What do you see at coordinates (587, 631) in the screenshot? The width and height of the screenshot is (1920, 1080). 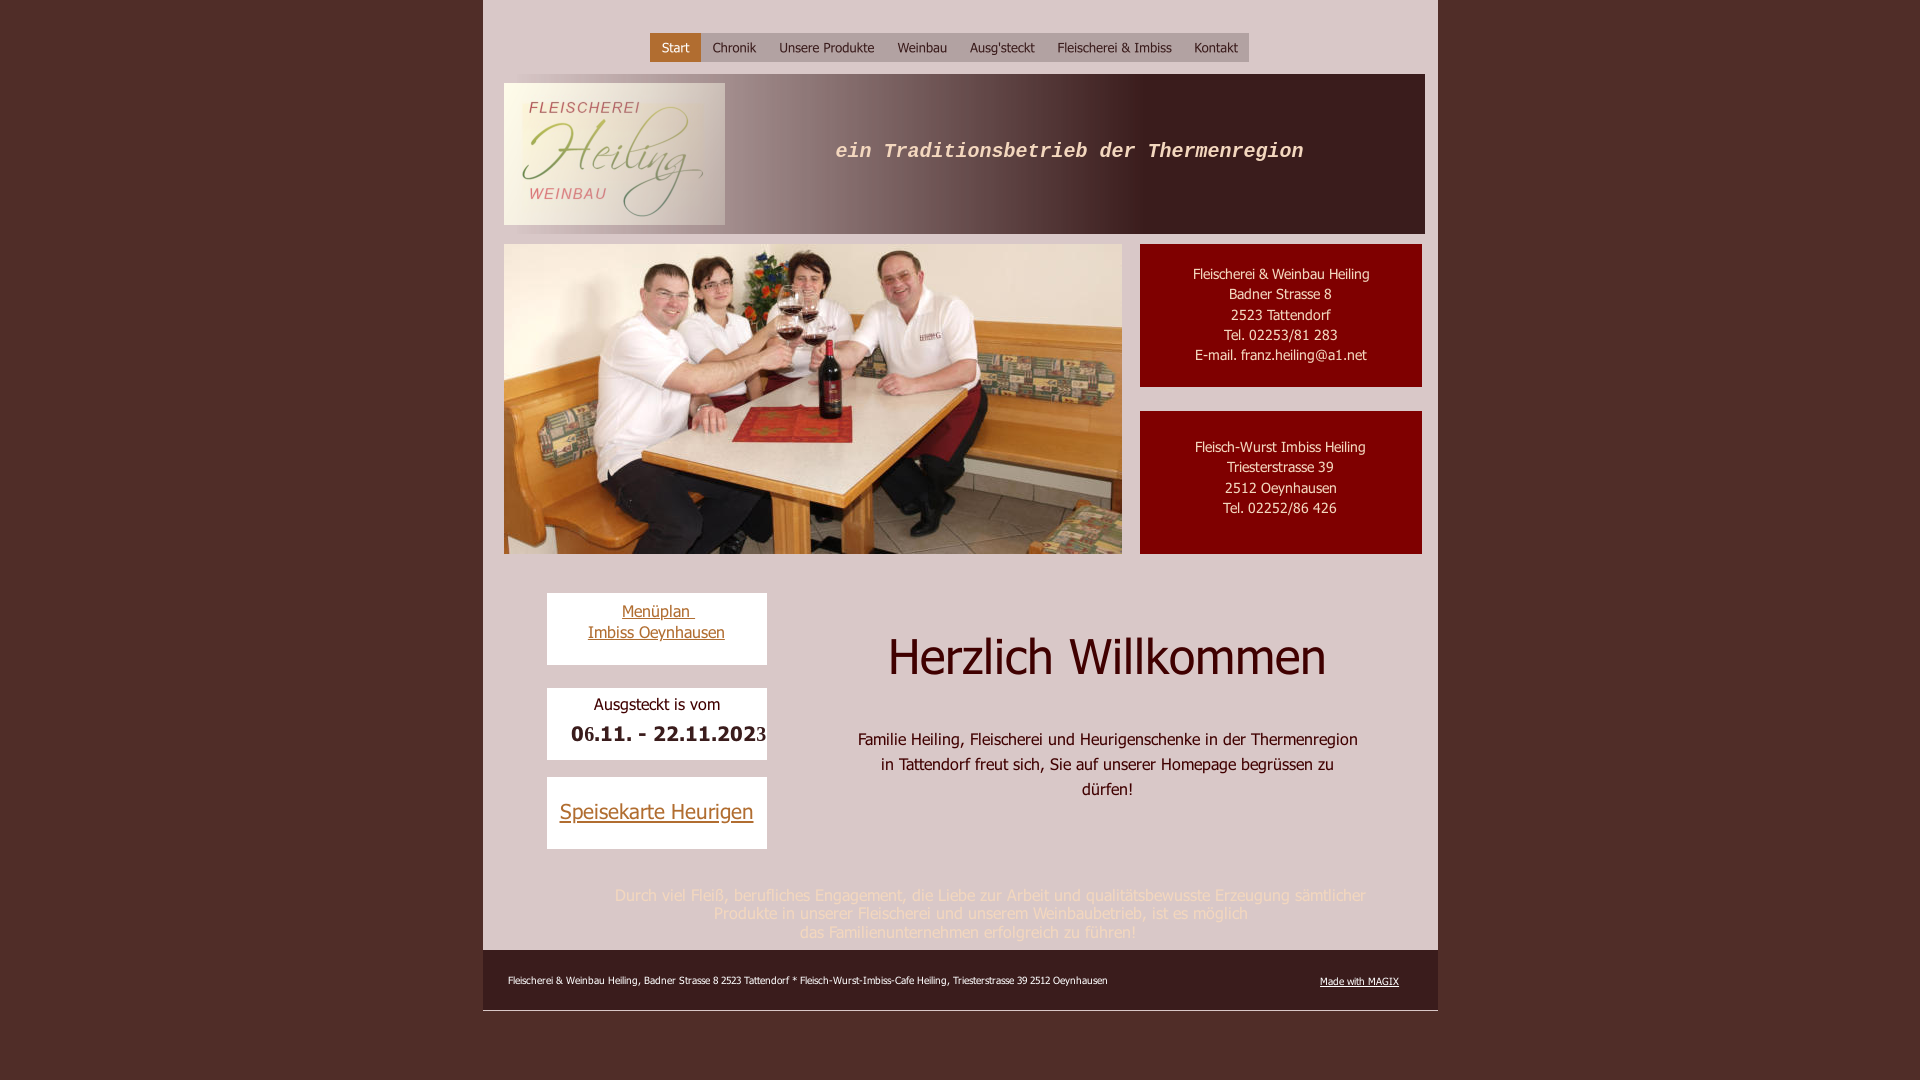 I see `'Imbiss Oeynhausen'` at bounding box center [587, 631].